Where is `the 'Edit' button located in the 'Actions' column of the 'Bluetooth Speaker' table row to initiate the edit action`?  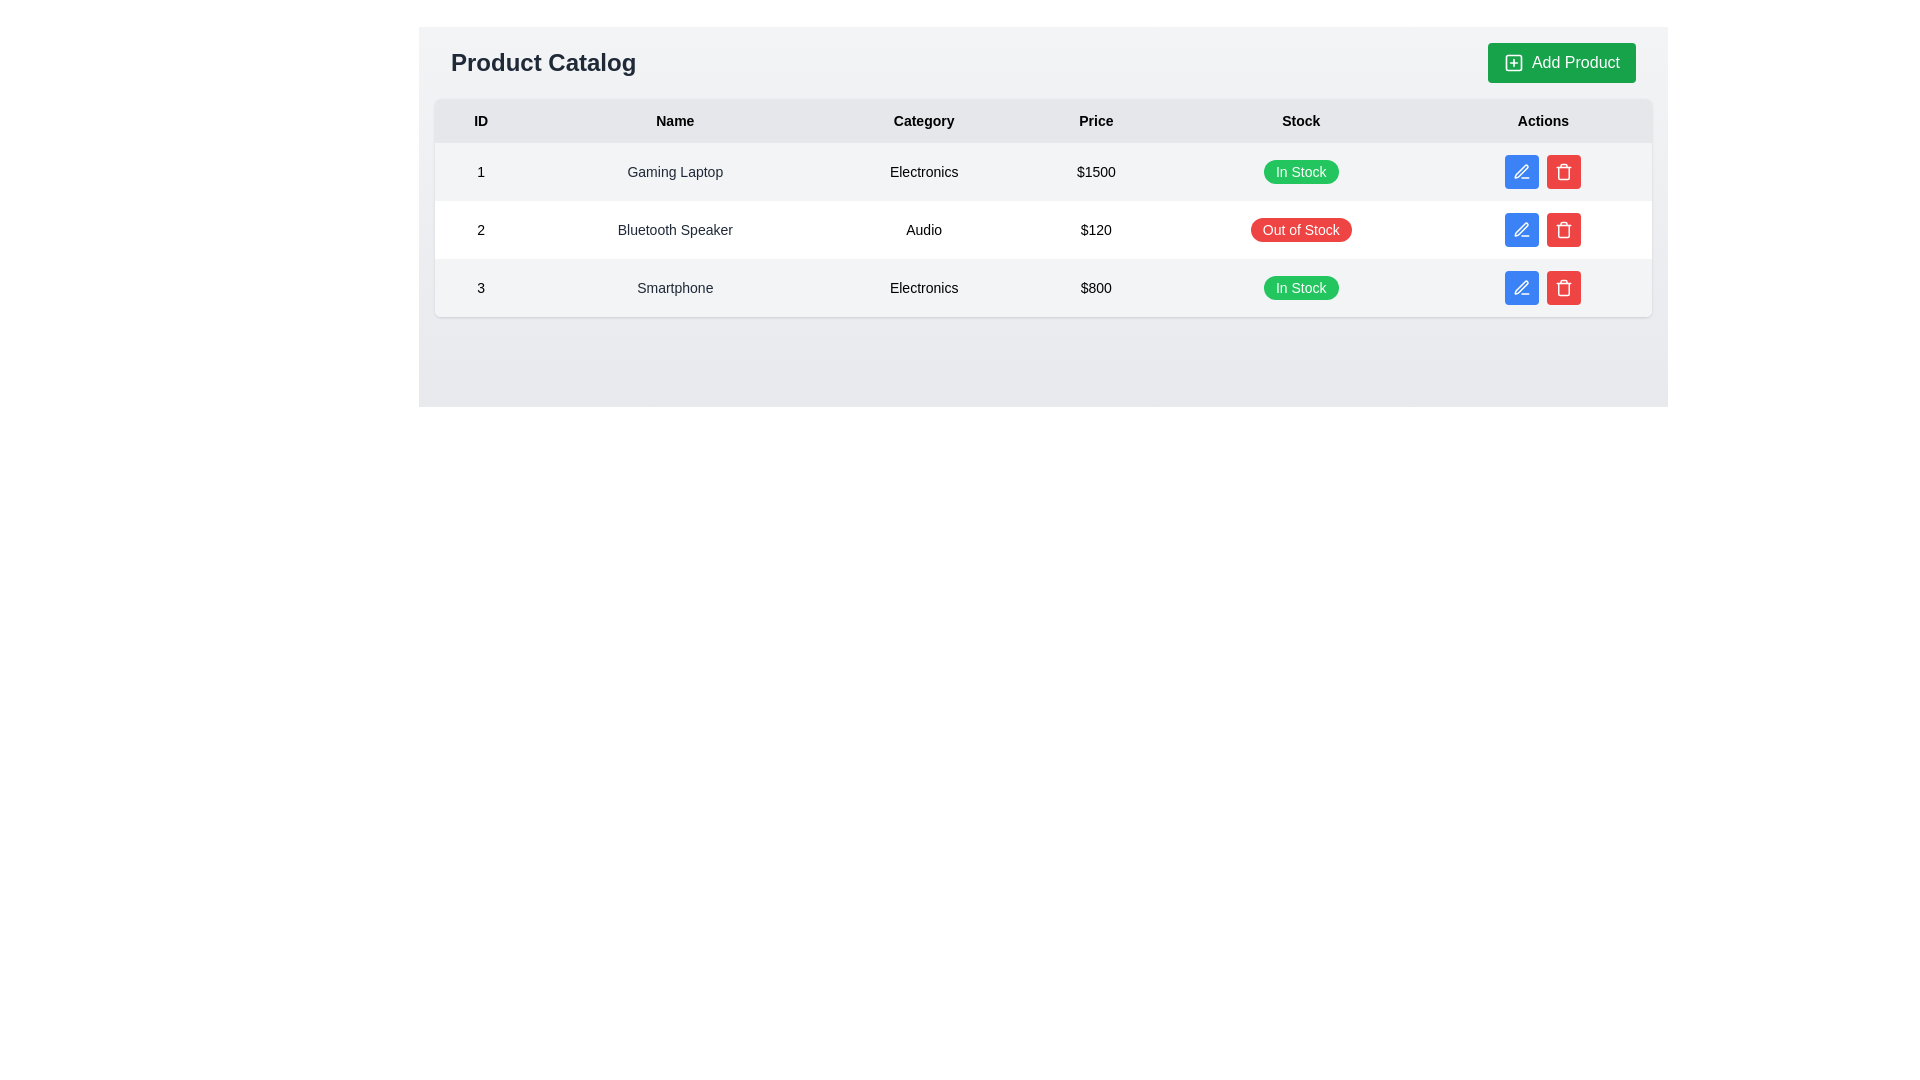
the 'Edit' button located in the 'Actions' column of the 'Bluetooth Speaker' table row to initiate the edit action is located at coordinates (1542, 229).